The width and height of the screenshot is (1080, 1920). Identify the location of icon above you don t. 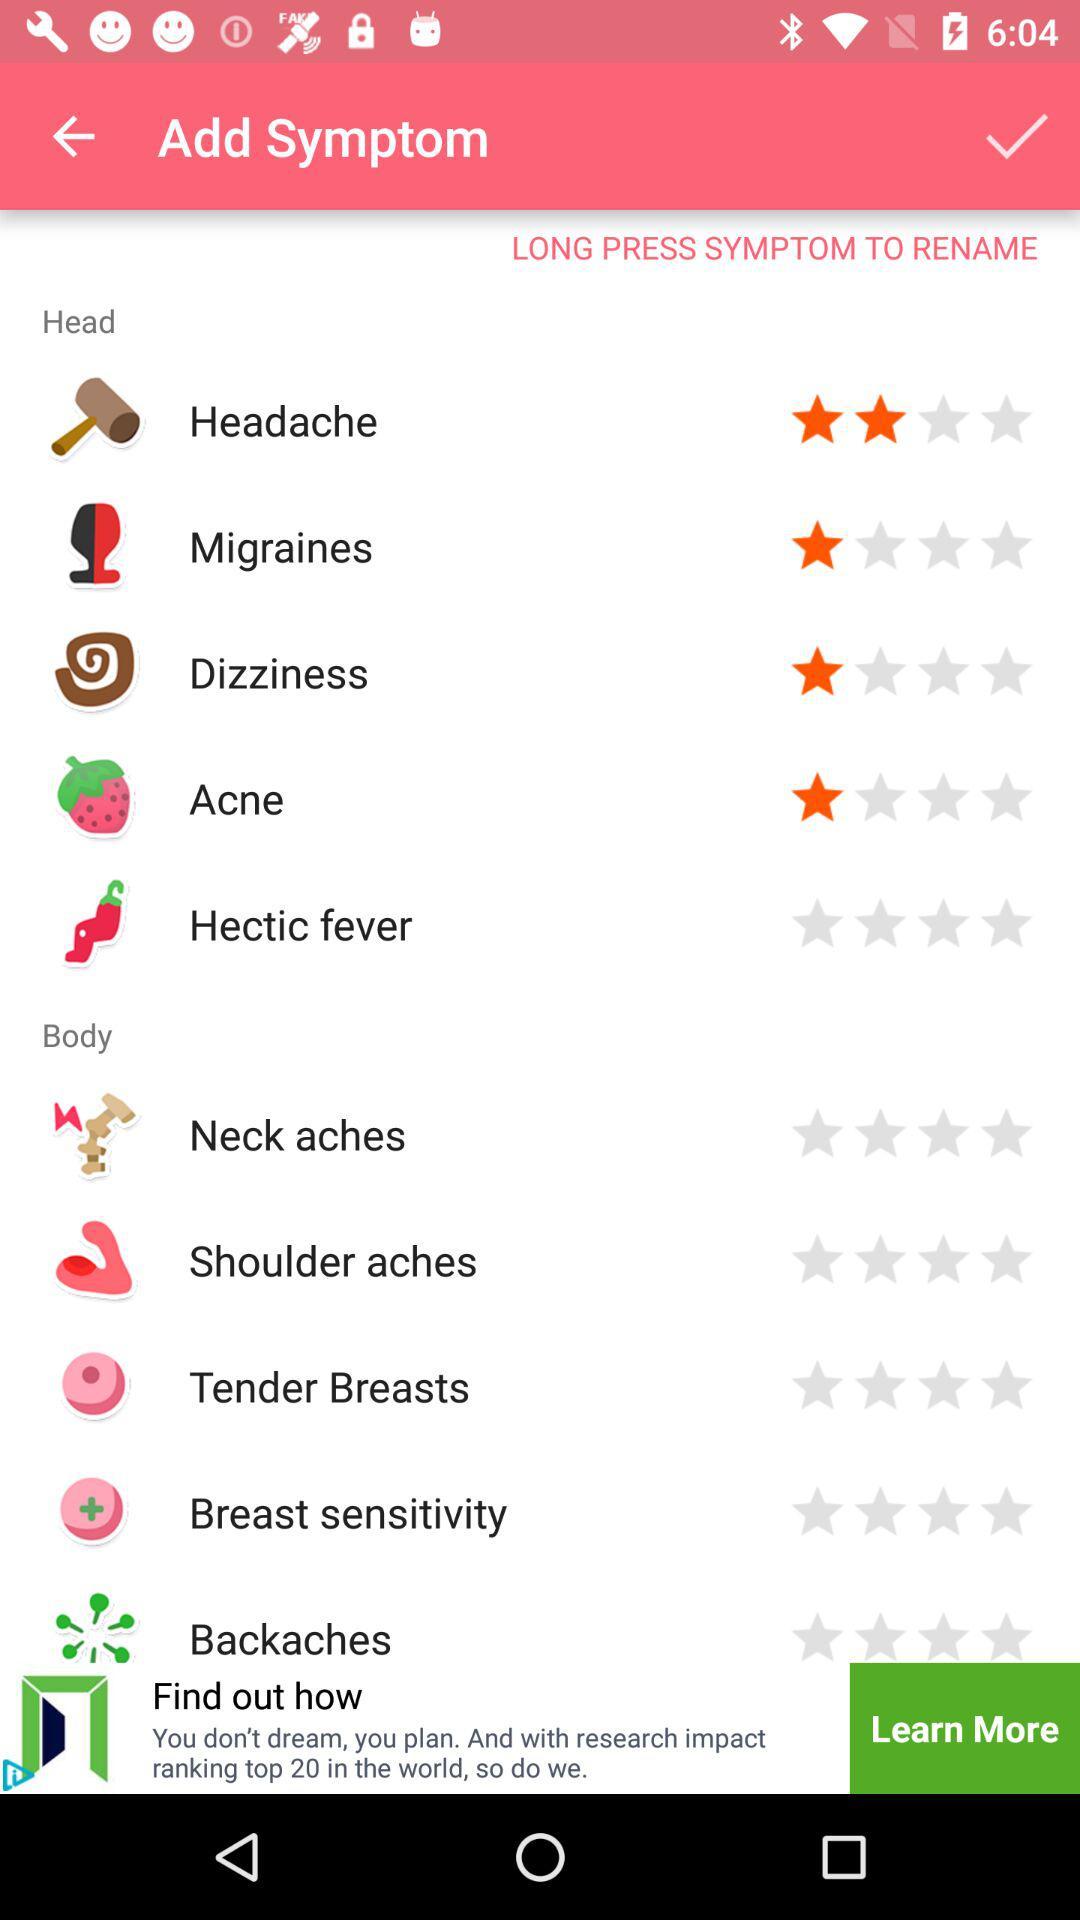
(256, 1693).